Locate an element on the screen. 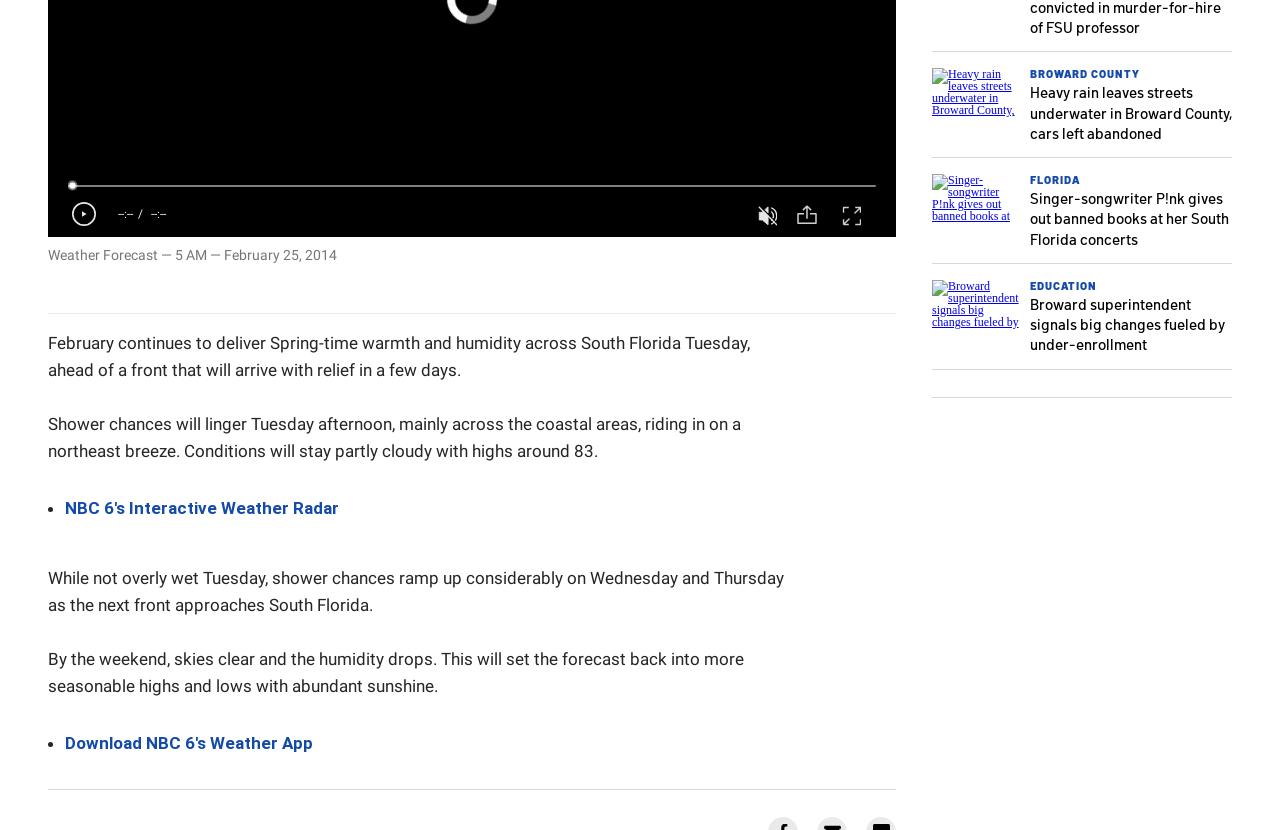  'Share' is located at coordinates (797, 168).